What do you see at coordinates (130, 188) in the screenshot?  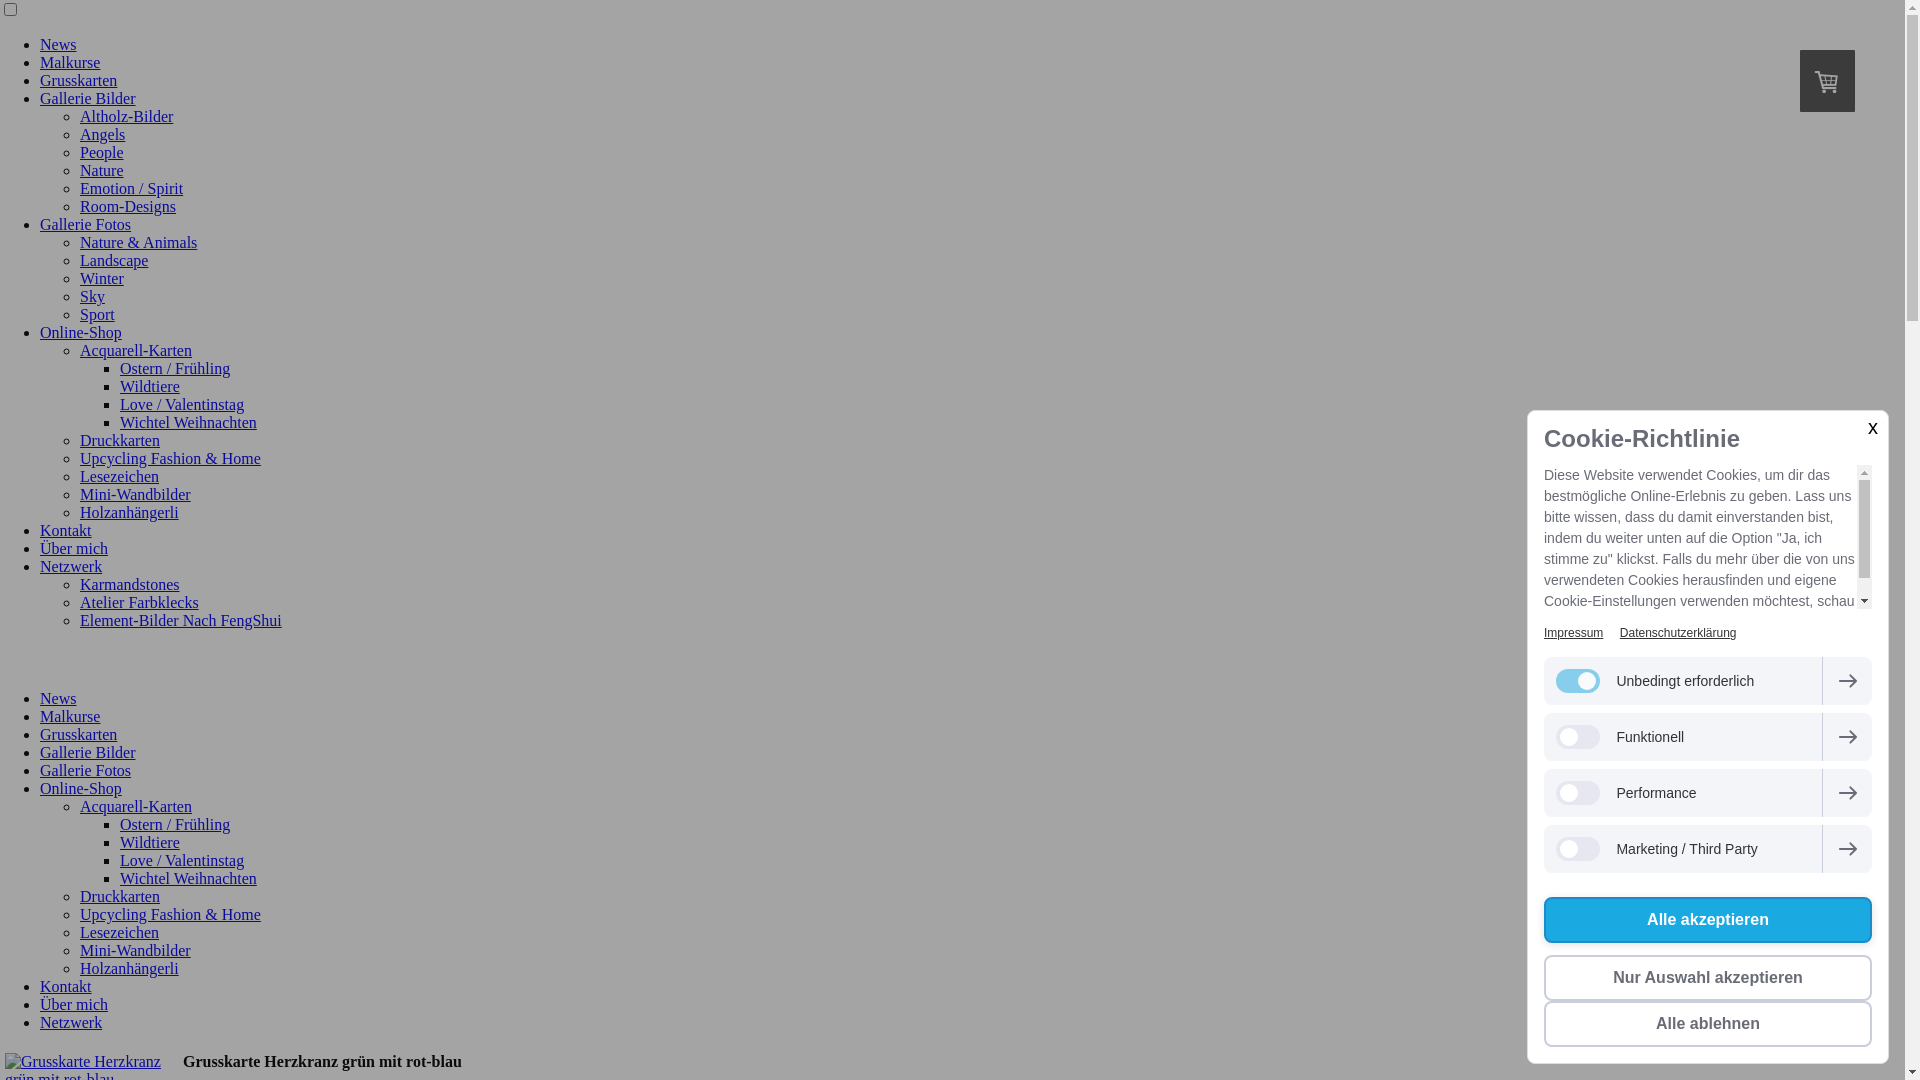 I see `'Emotion / Spirit'` at bounding box center [130, 188].